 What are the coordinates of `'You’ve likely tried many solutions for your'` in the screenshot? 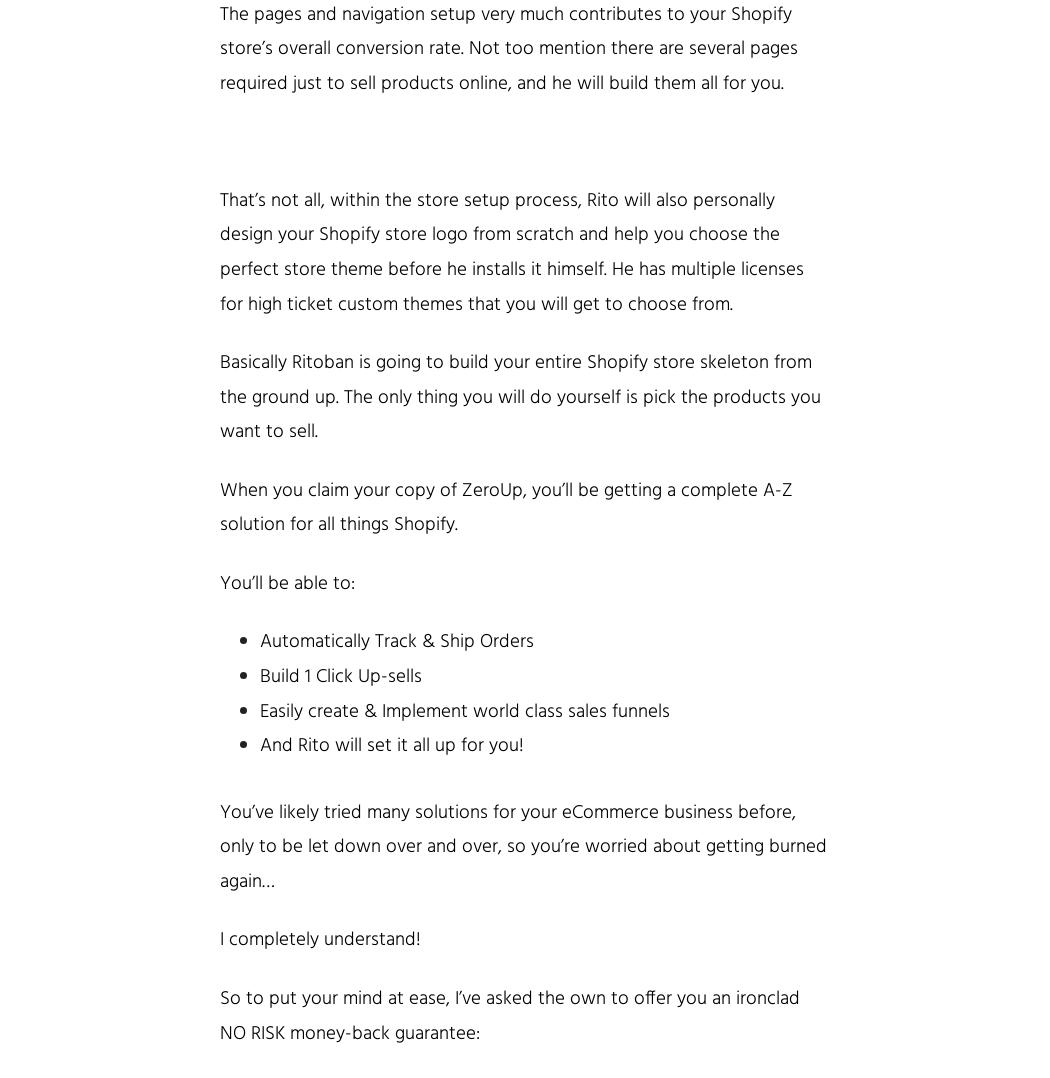 It's located at (391, 811).